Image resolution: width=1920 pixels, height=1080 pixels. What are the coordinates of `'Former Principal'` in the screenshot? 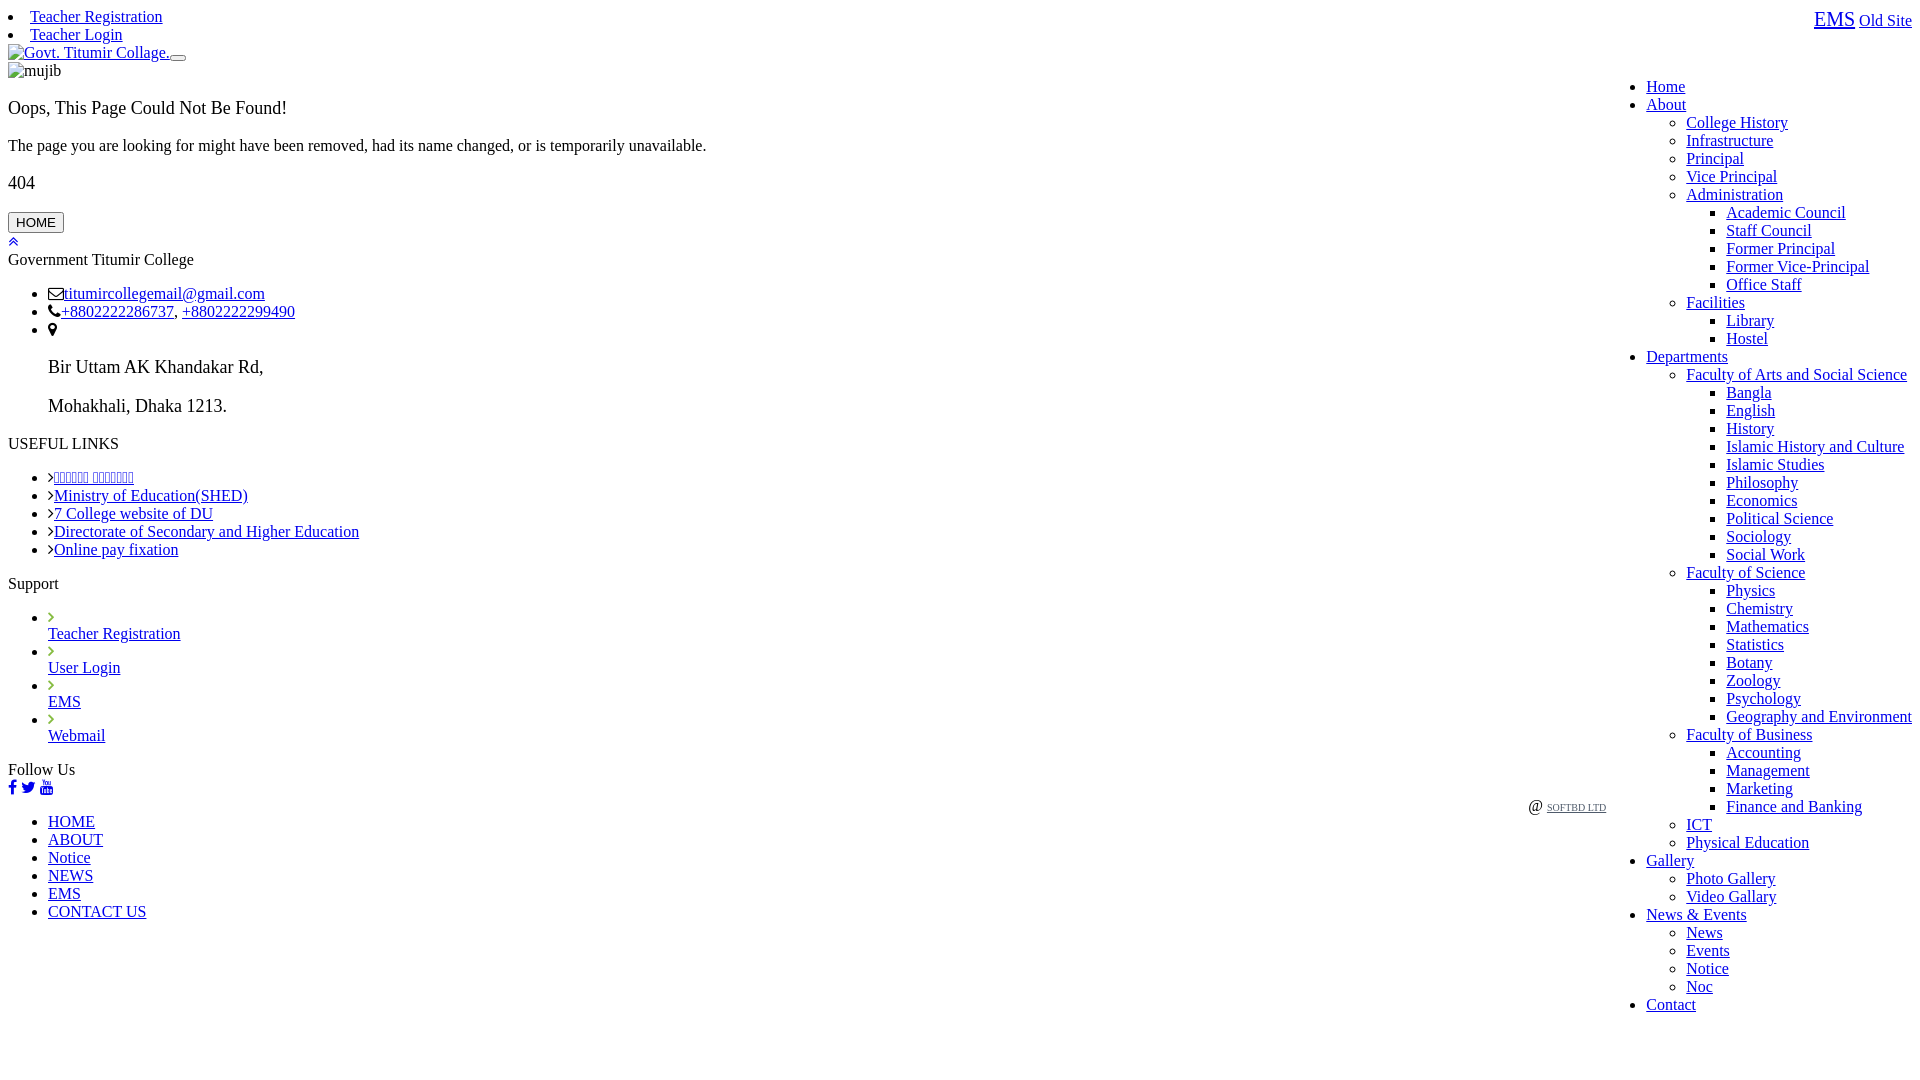 It's located at (1780, 247).